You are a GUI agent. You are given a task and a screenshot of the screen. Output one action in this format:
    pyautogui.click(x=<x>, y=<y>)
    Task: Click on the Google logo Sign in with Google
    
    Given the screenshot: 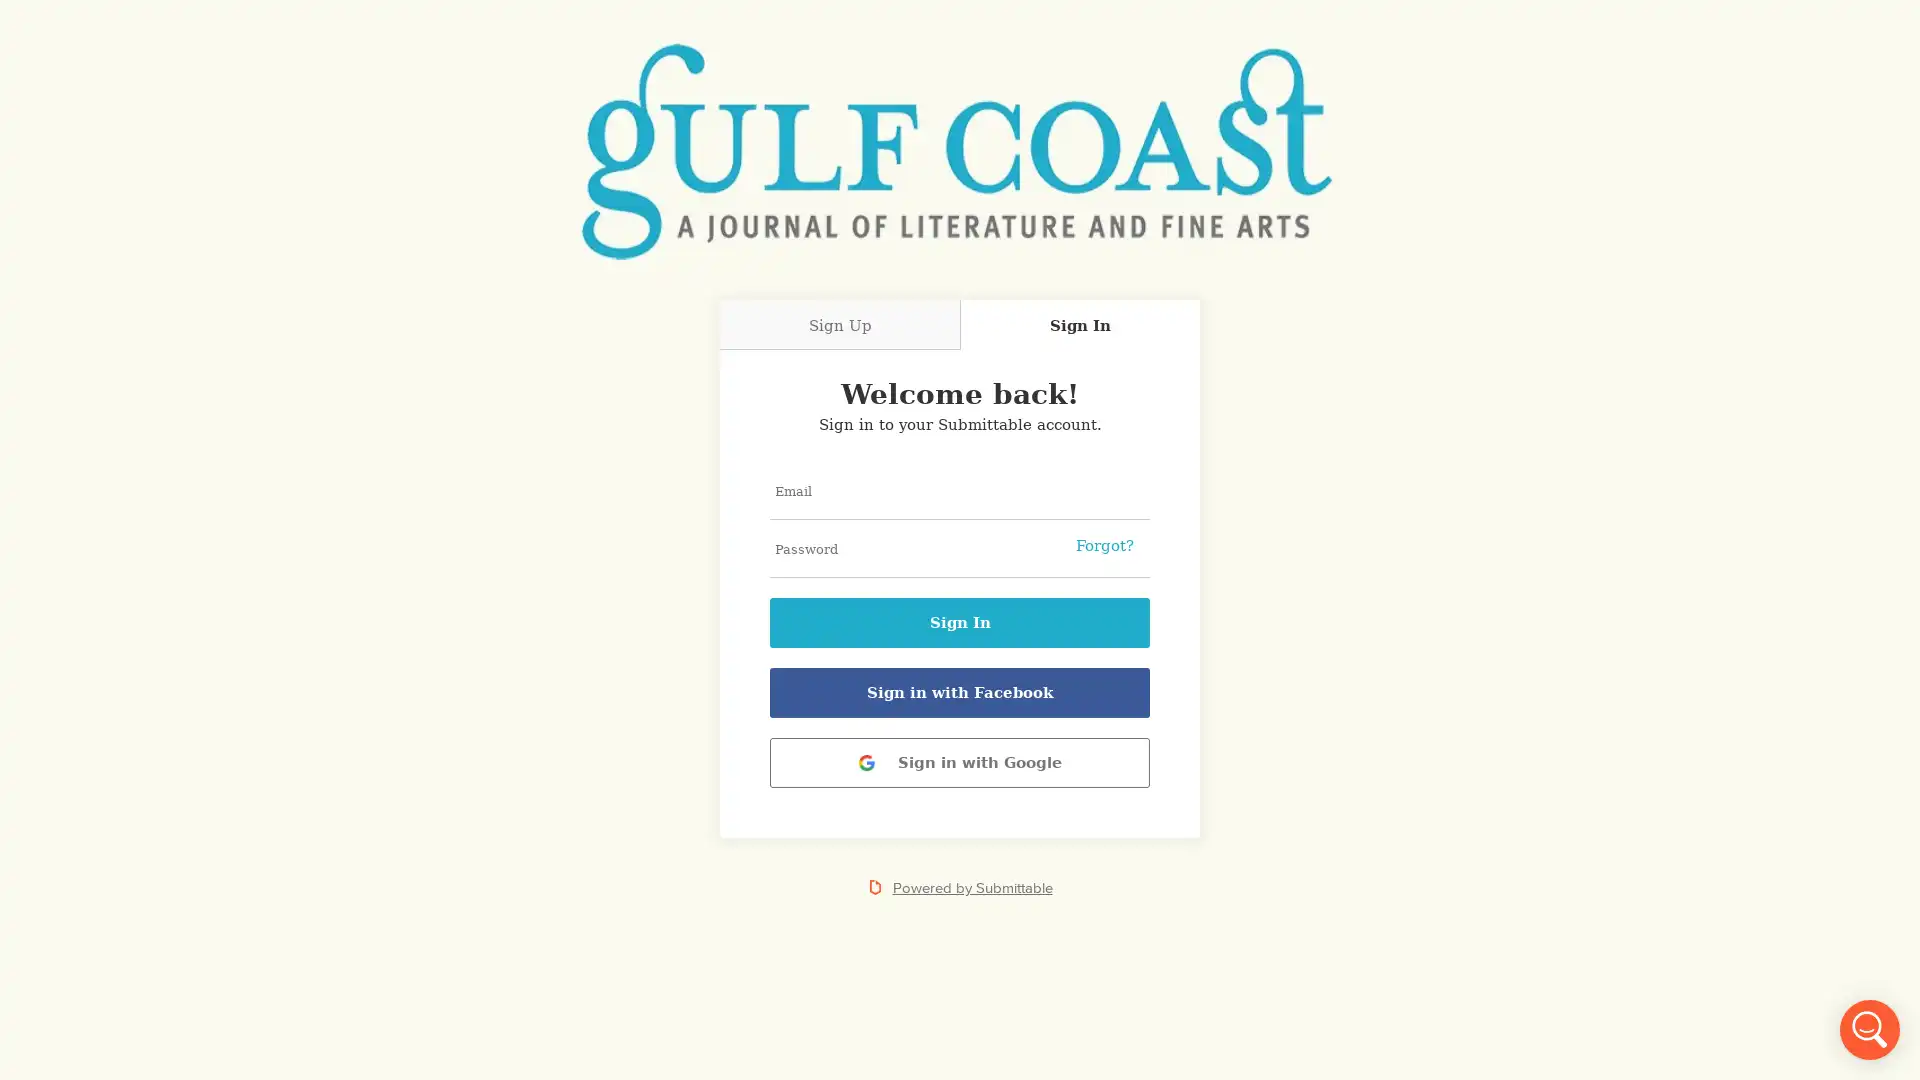 What is the action you would take?
    pyautogui.click(x=960, y=763)
    